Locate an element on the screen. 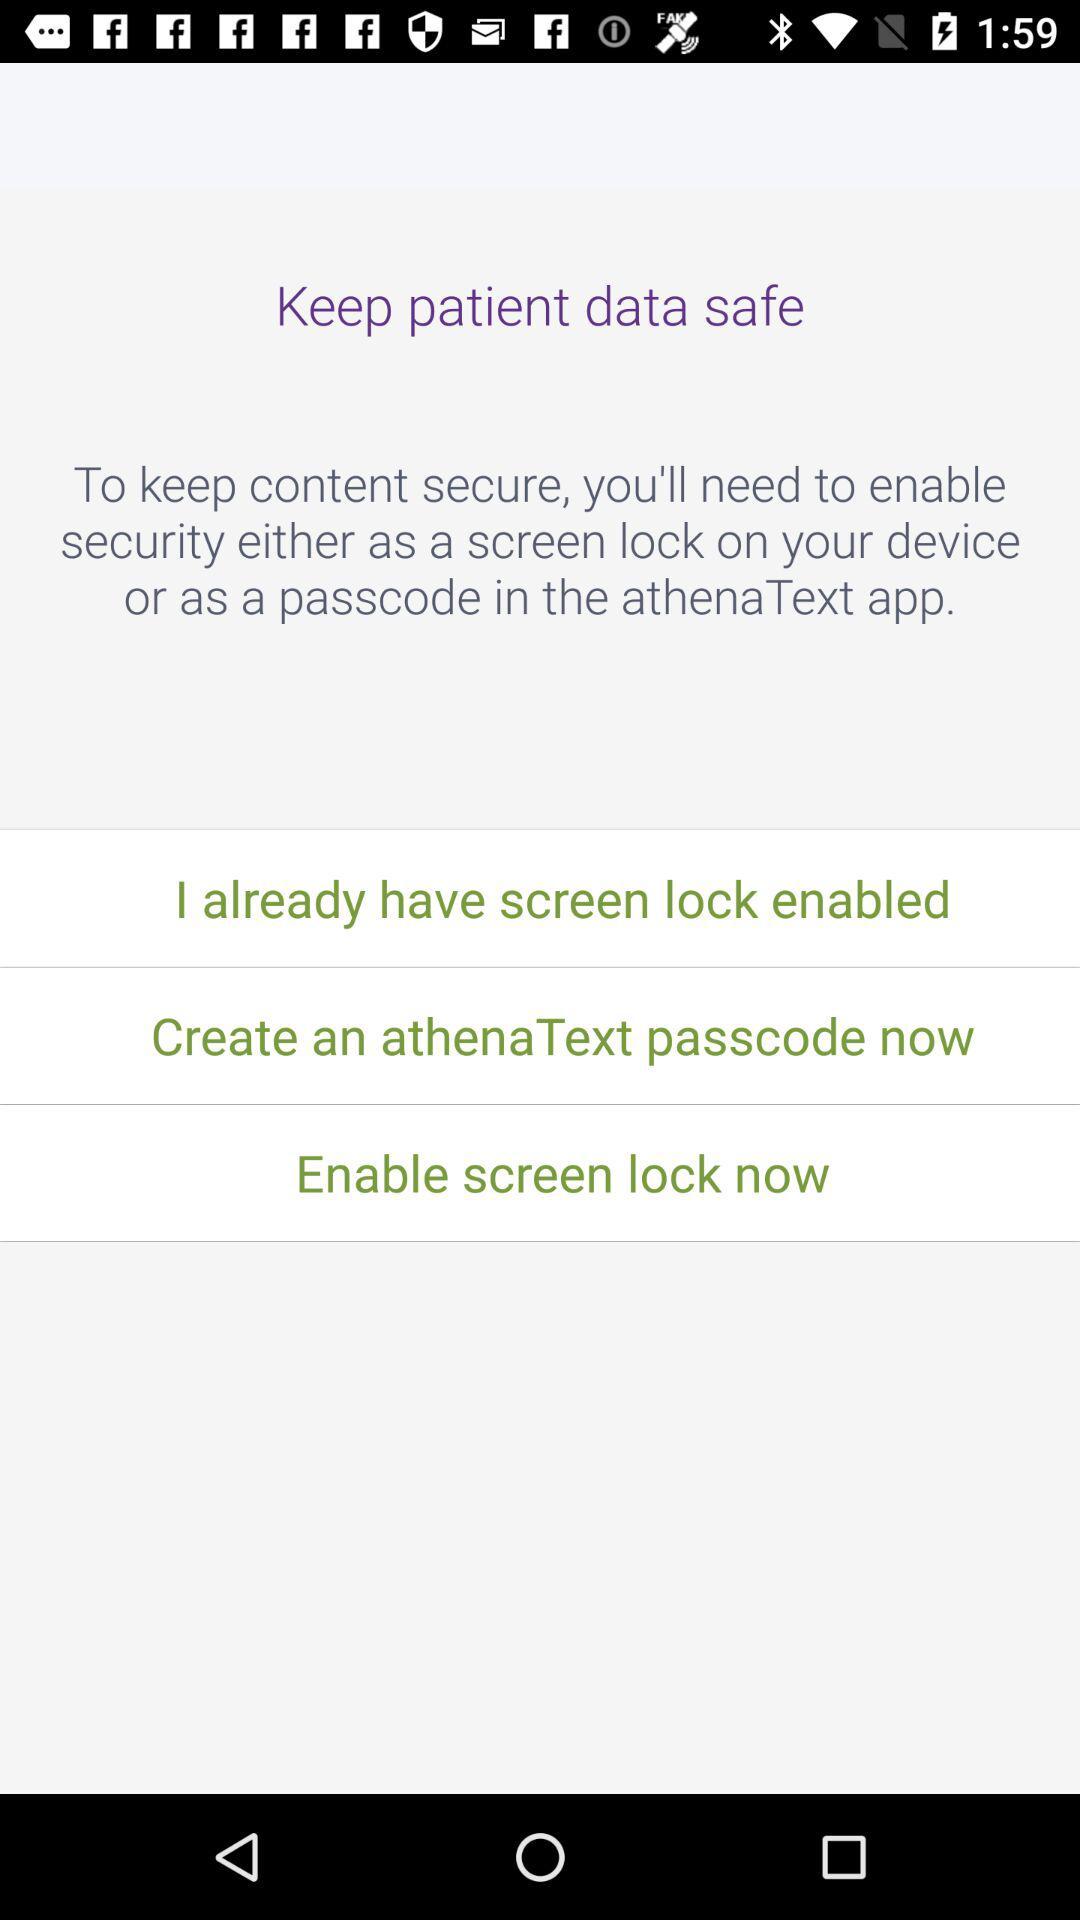  i already have icon is located at coordinates (540, 897).